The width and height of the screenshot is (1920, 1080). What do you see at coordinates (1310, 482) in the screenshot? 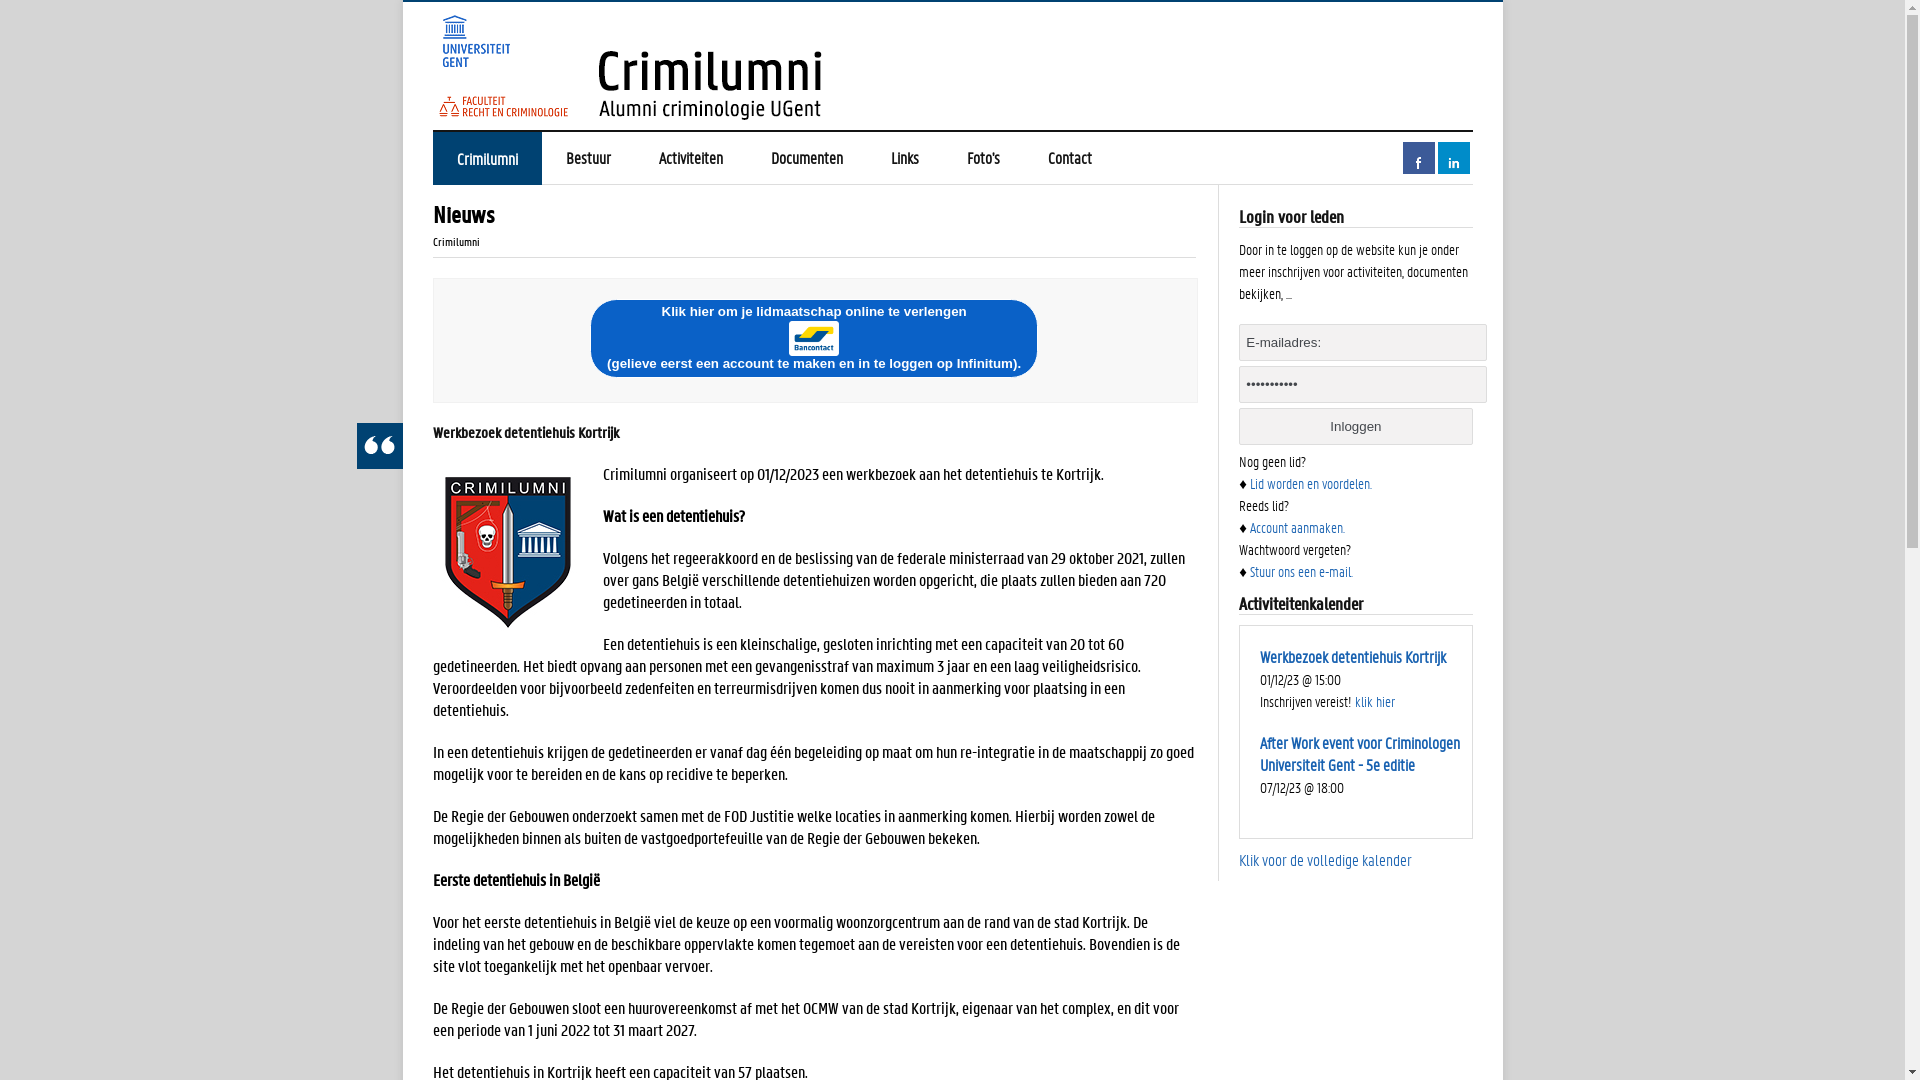
I see `'Lid worden en voordelen.'` at bounding box center [1310, 482].